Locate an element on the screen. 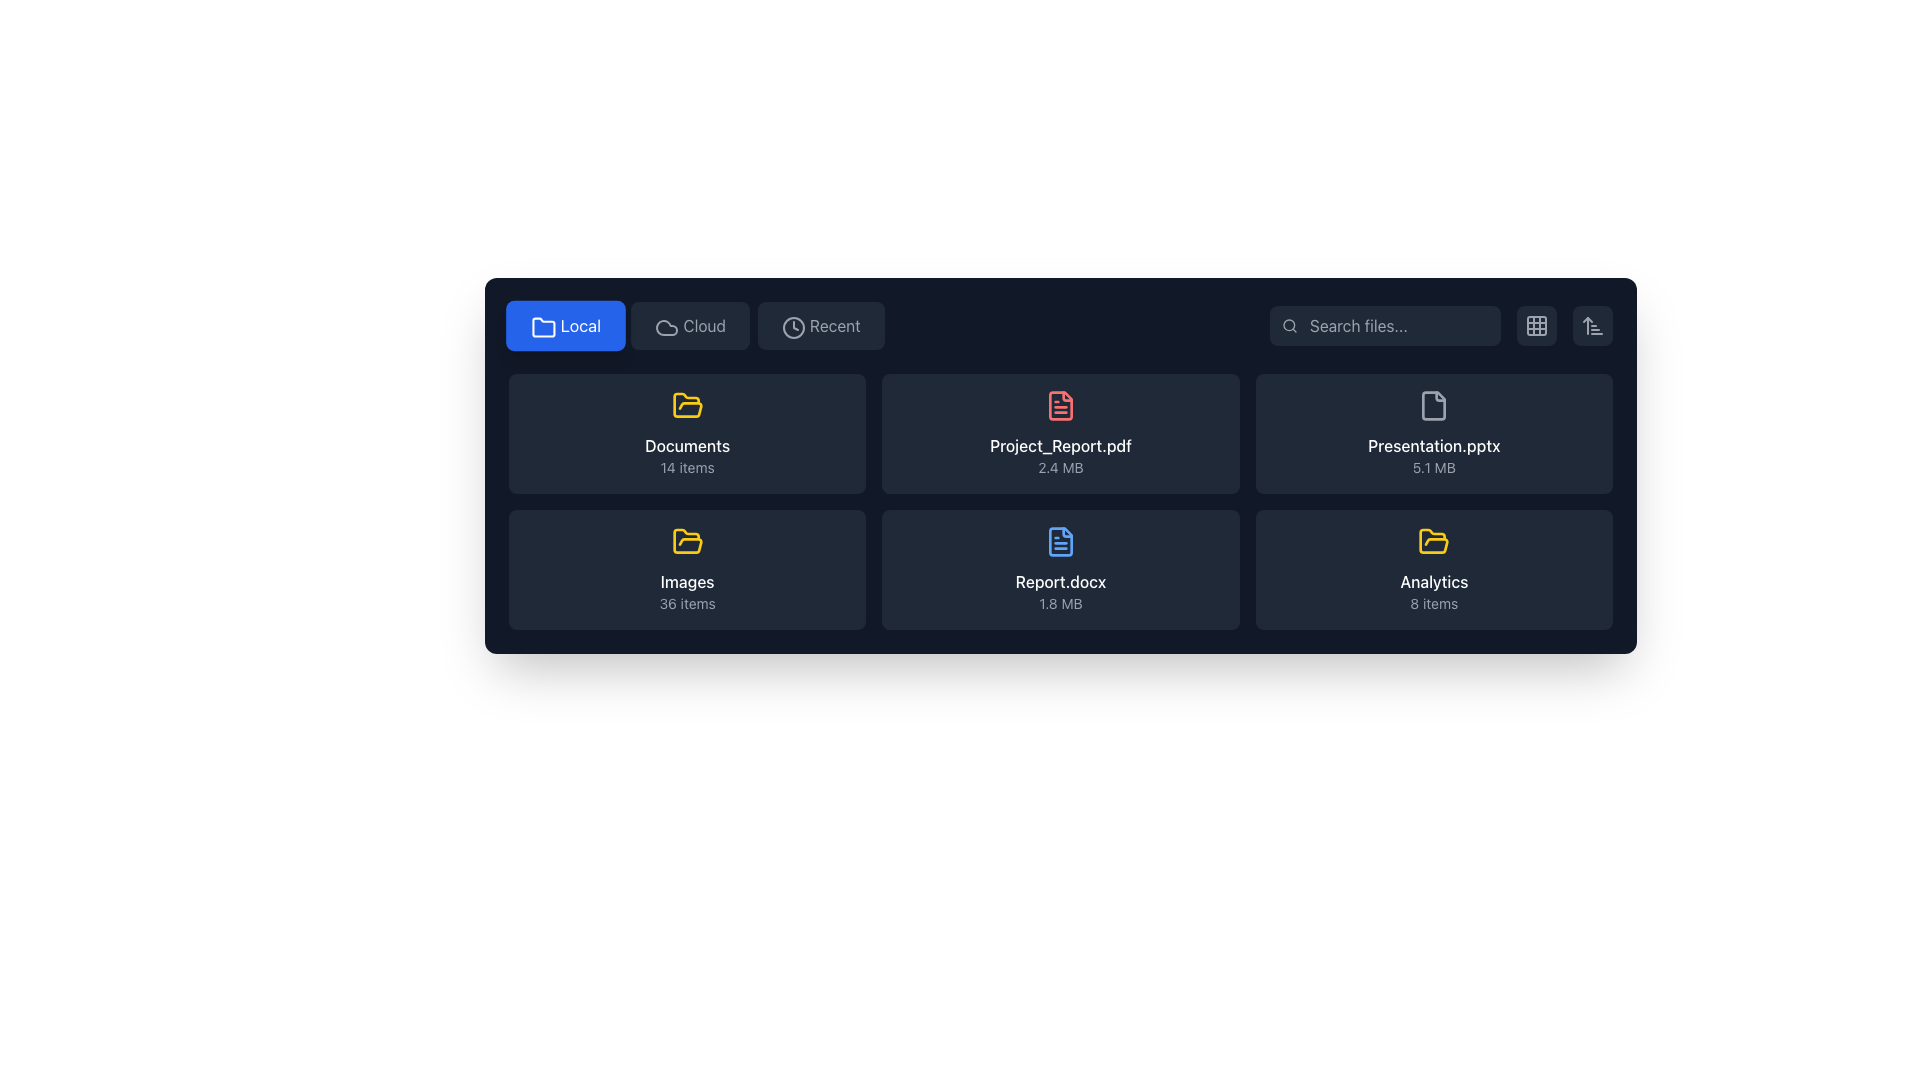 The height and width of the screenshot is (1080, 1920). the 'Images' folder, represented by a yellow folder icon with the text 'Images' and subtext '36 items', located in the second row, first column of the grid layout beneath the 'Documents' panel is located at coordinates (687, 570).